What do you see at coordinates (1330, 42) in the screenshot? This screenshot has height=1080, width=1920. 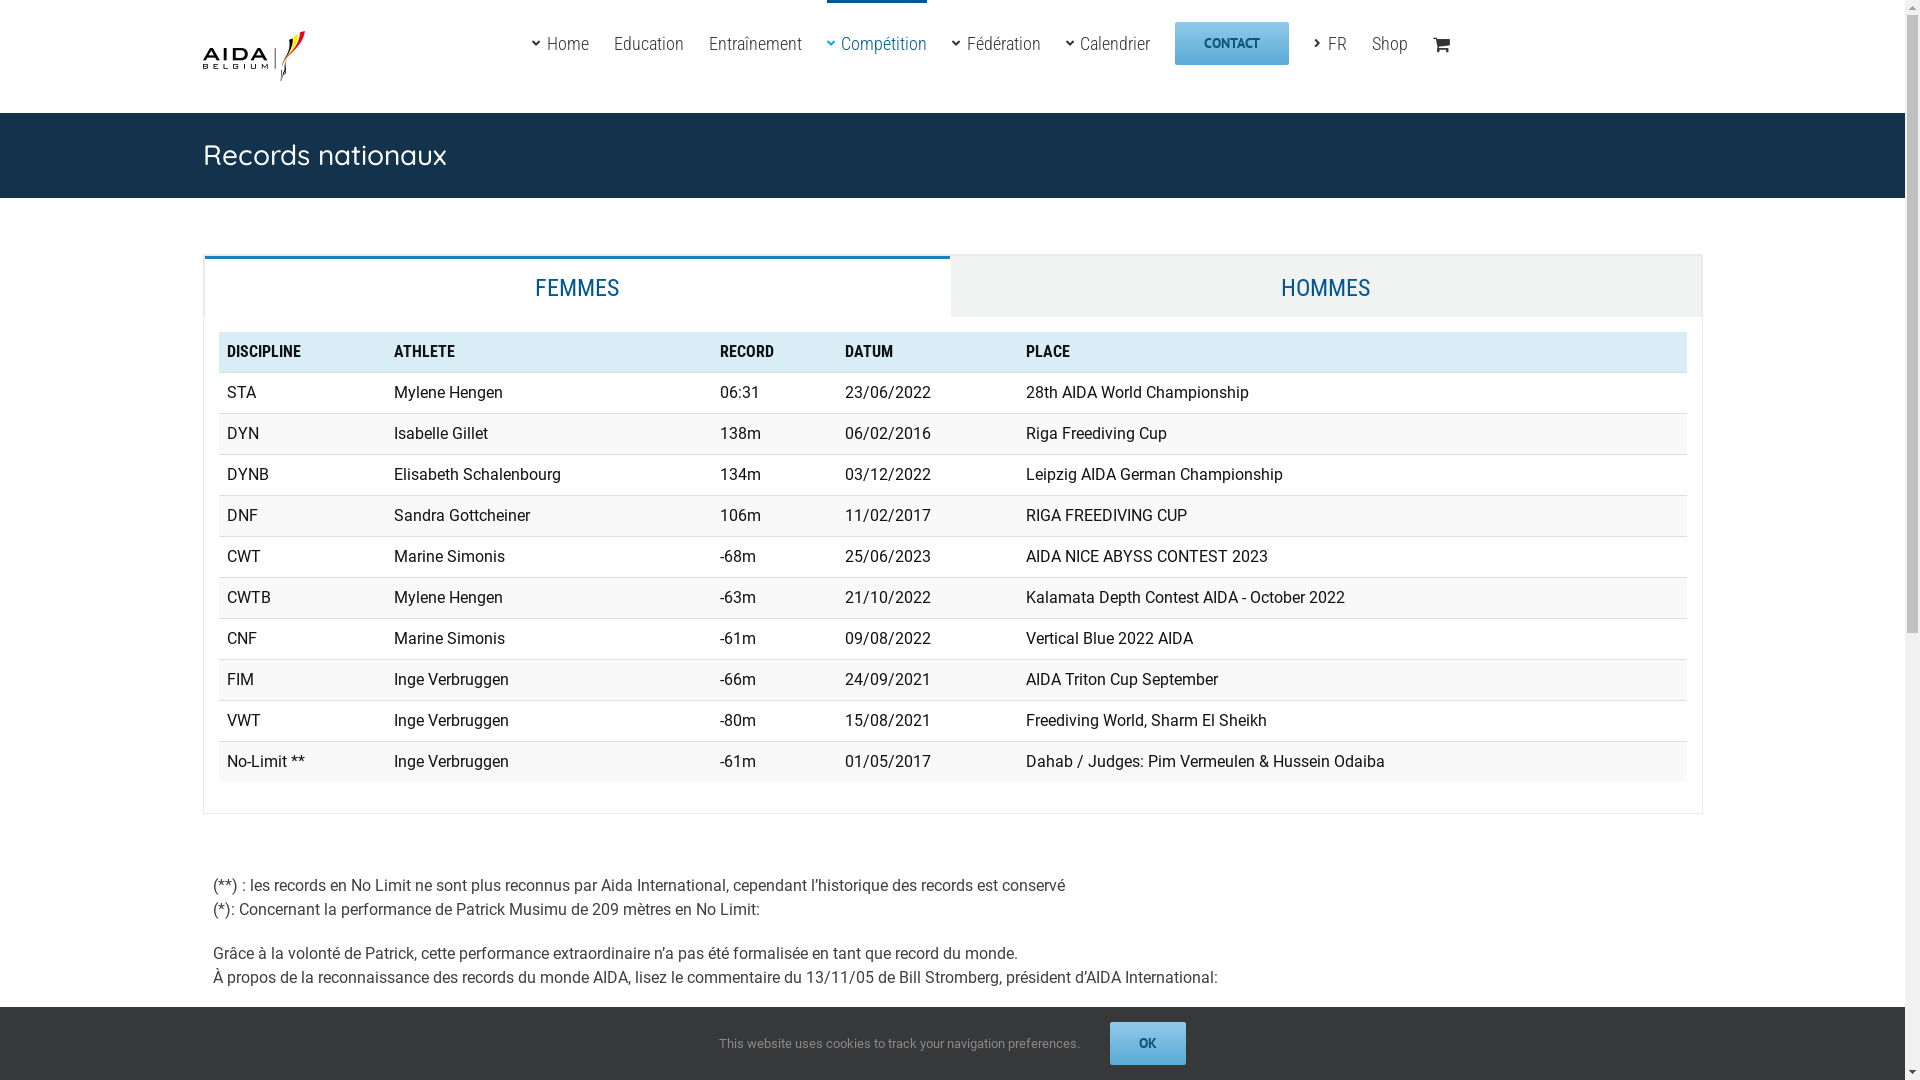 I see `'FR'` at bounding box center [1330, 42].